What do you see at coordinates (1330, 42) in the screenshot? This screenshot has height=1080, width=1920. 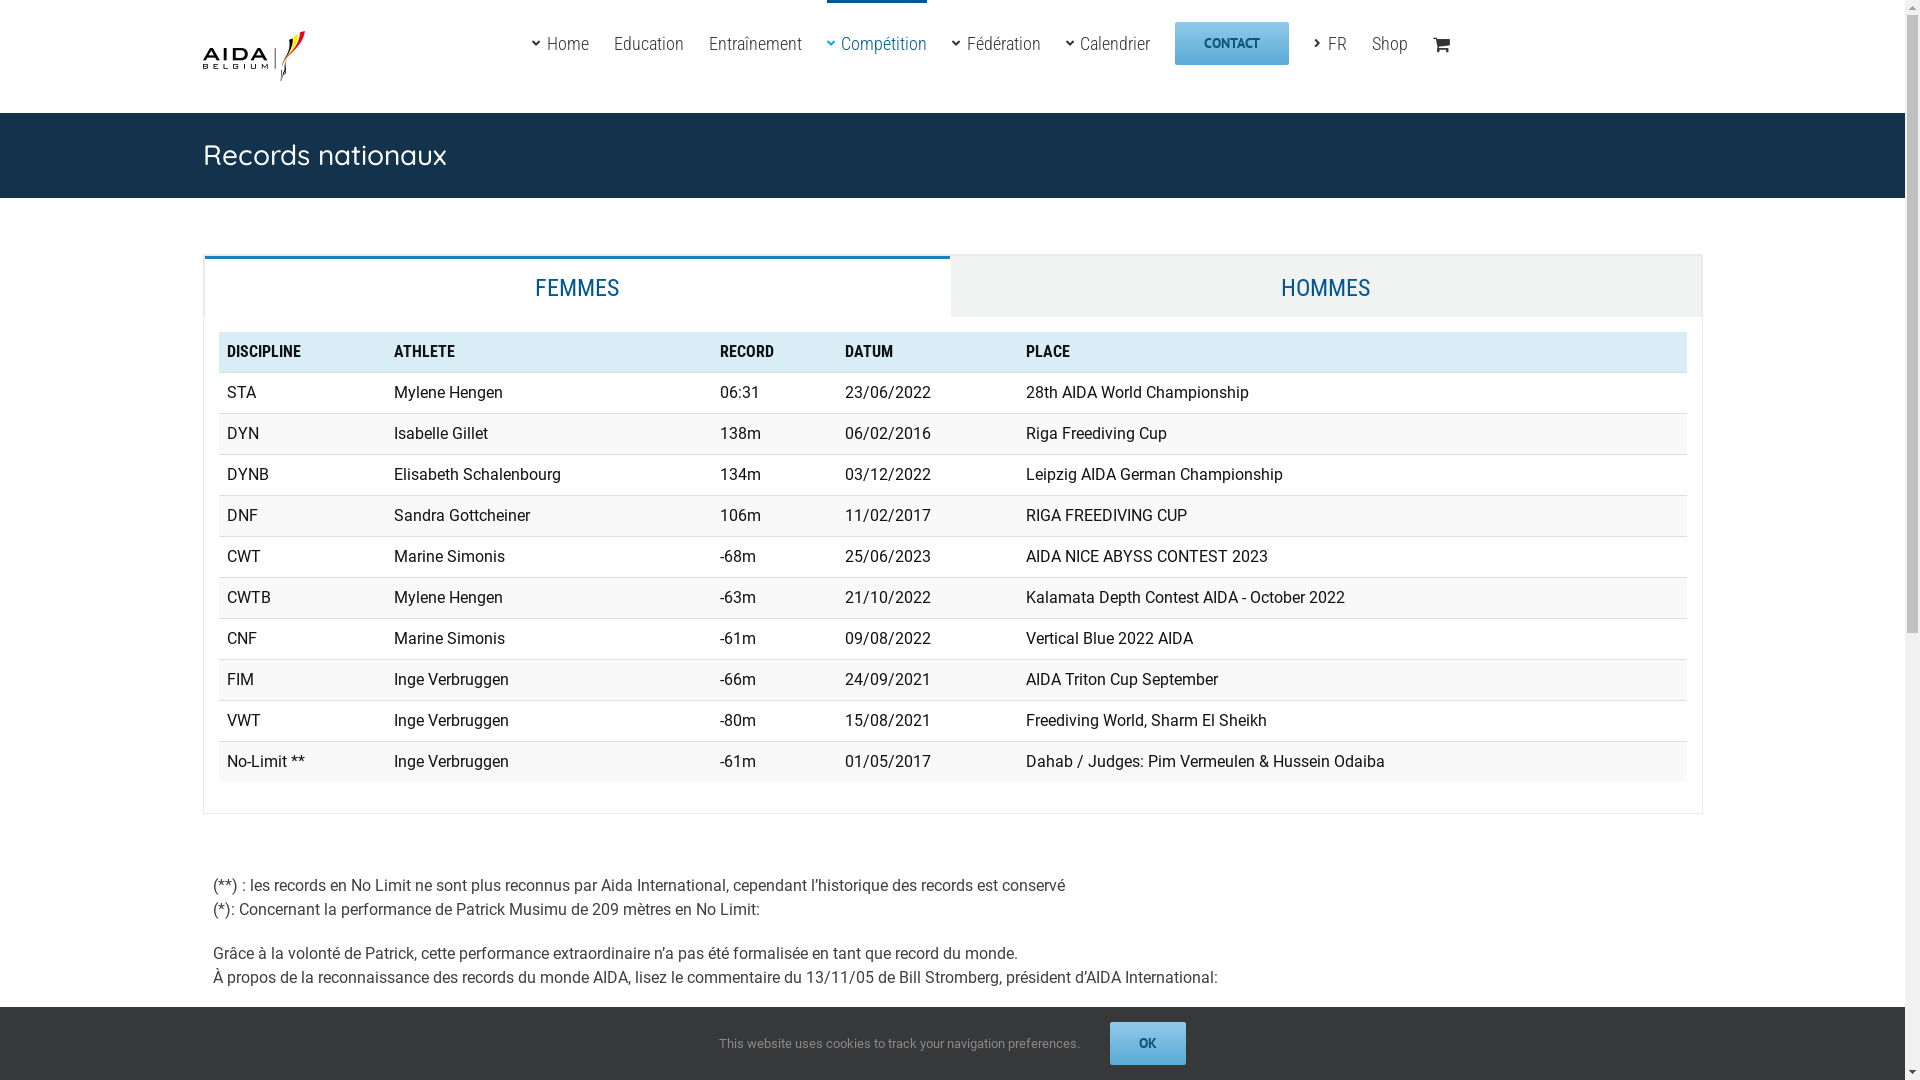 I see `'FR'` at bounding box center [1330, 42].